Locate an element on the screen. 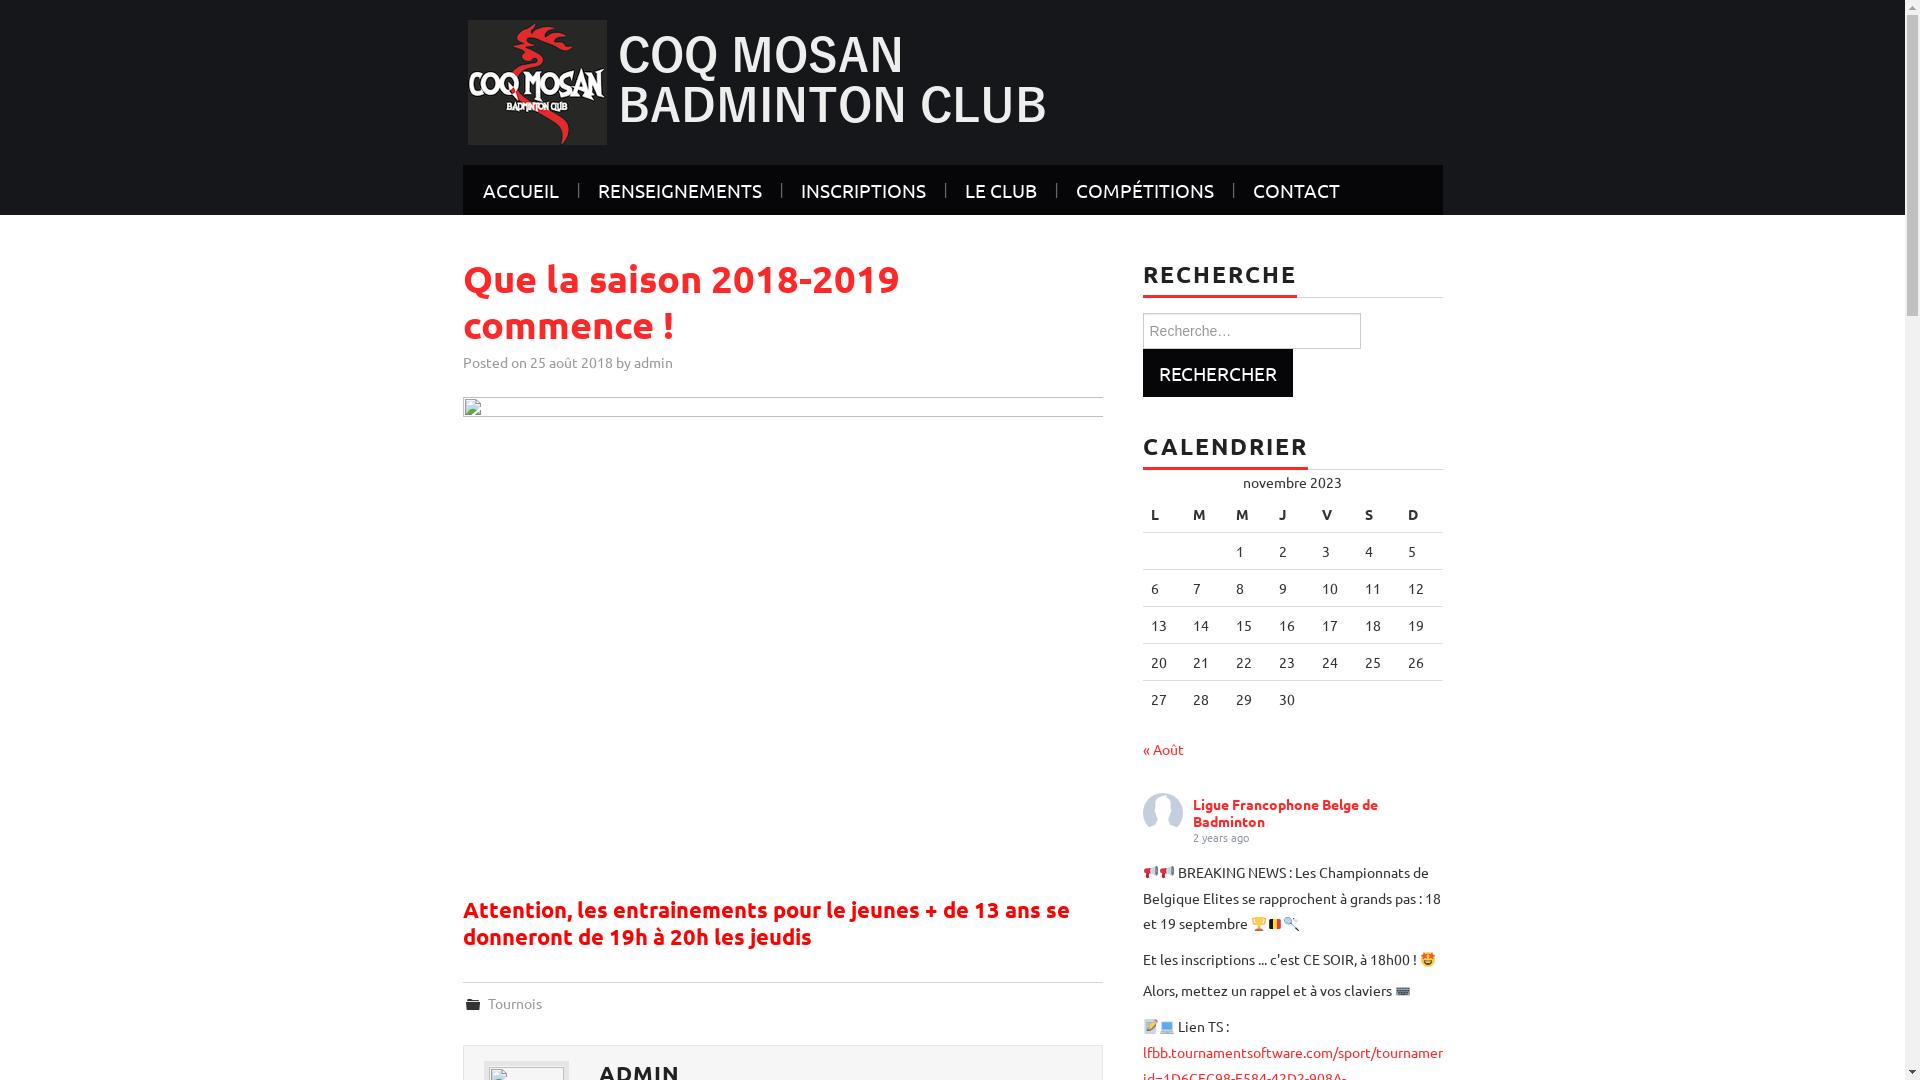  'admin' is located at coordinates (653, 362).